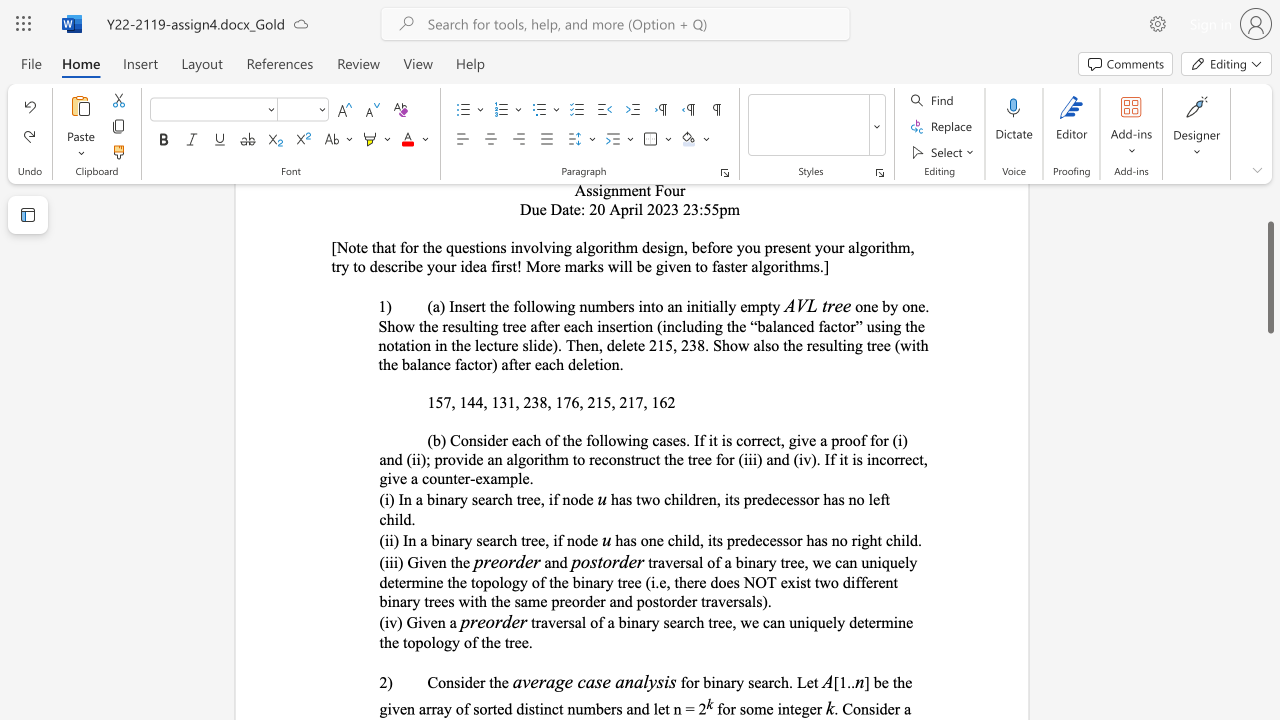 This screenshot has height=720, width=1280. Describe the element at coordinates (1269, 278) in the screenshot. I see `the scrollbar and move up 100 pixels` at that location.